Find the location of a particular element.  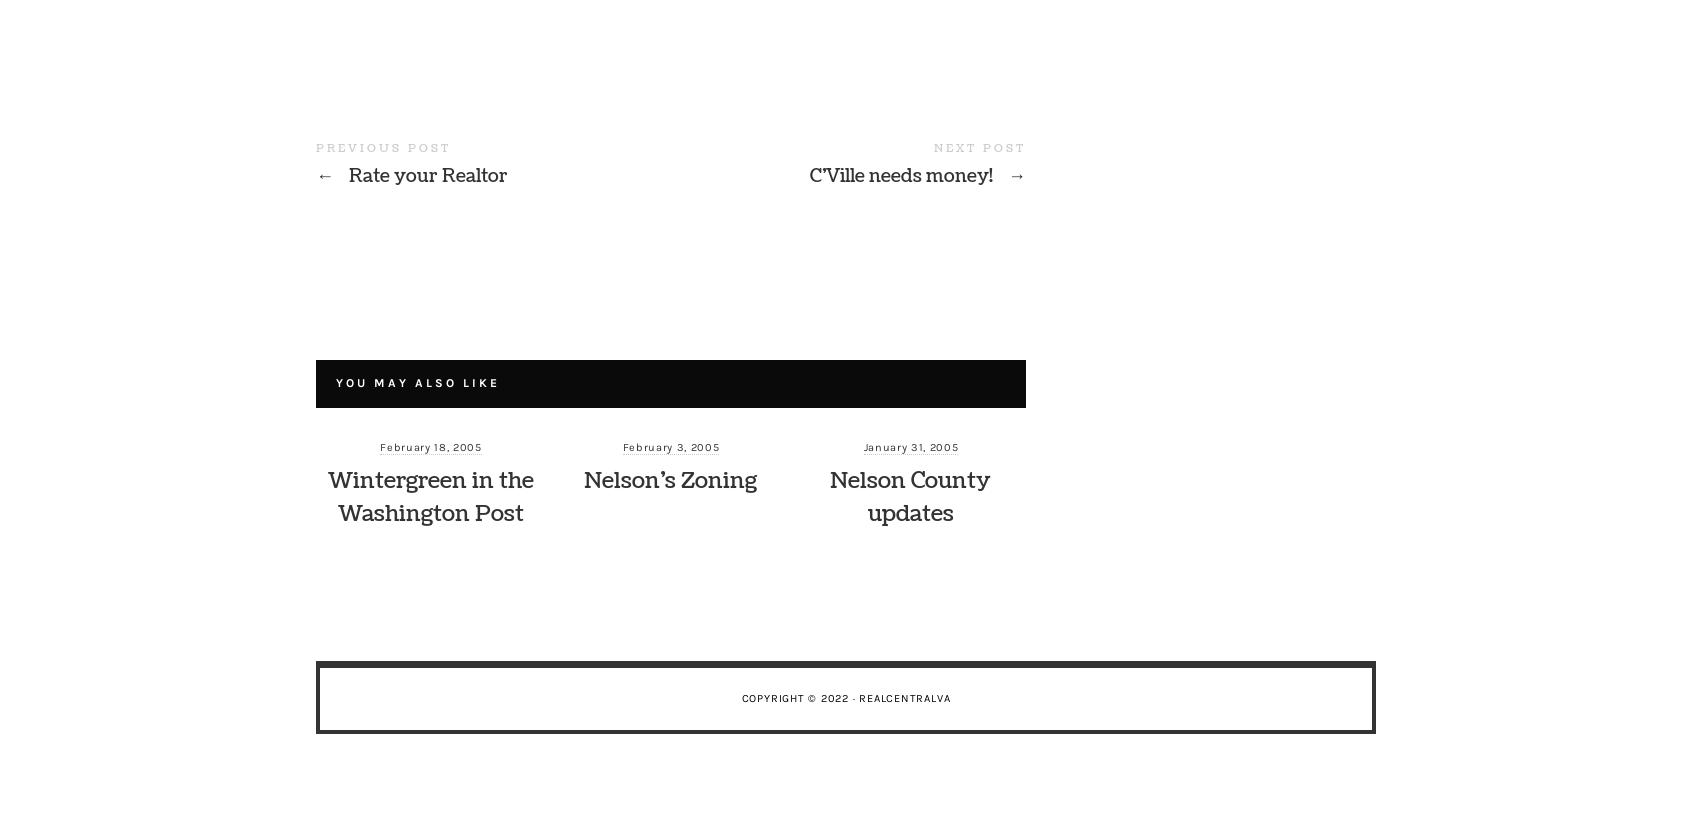

'Next Post' is located at coordinates (980, 147).